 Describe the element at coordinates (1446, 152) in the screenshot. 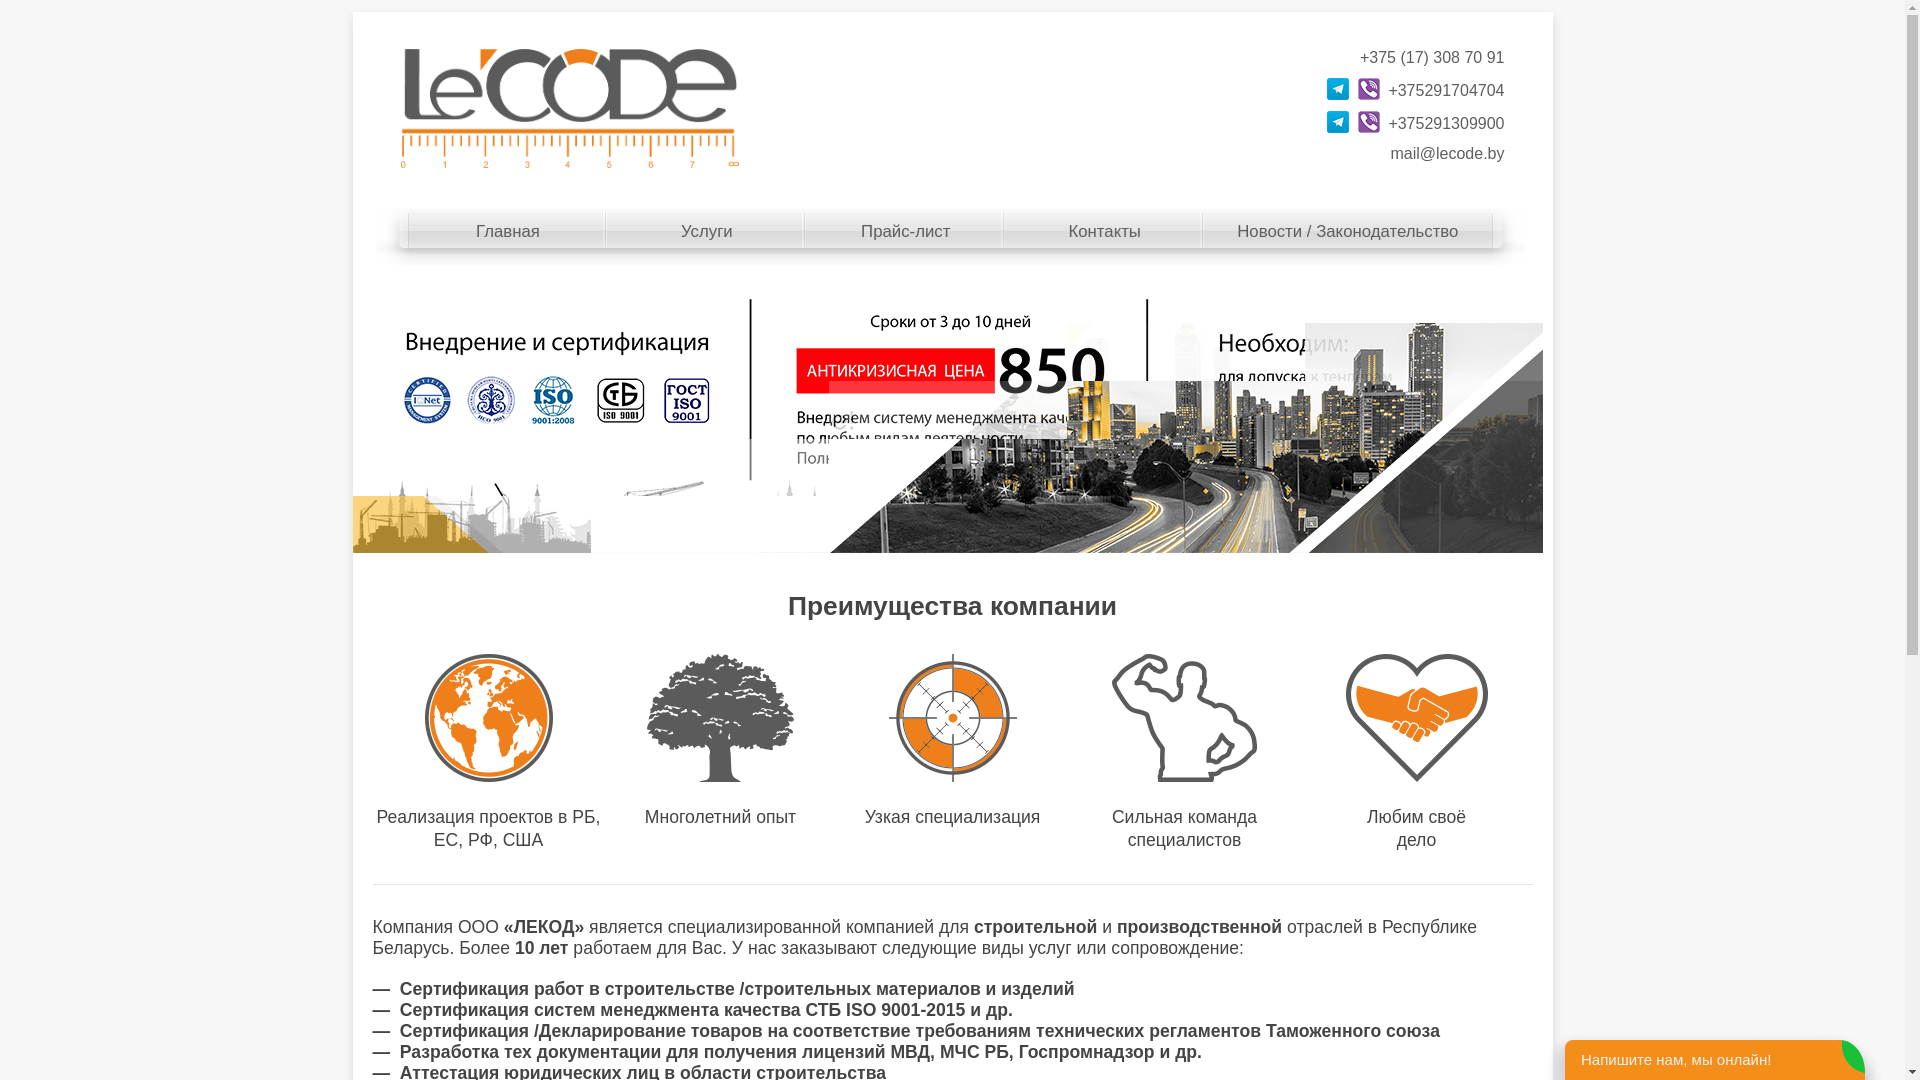

I see `'mail@lecode.by'` at that location.